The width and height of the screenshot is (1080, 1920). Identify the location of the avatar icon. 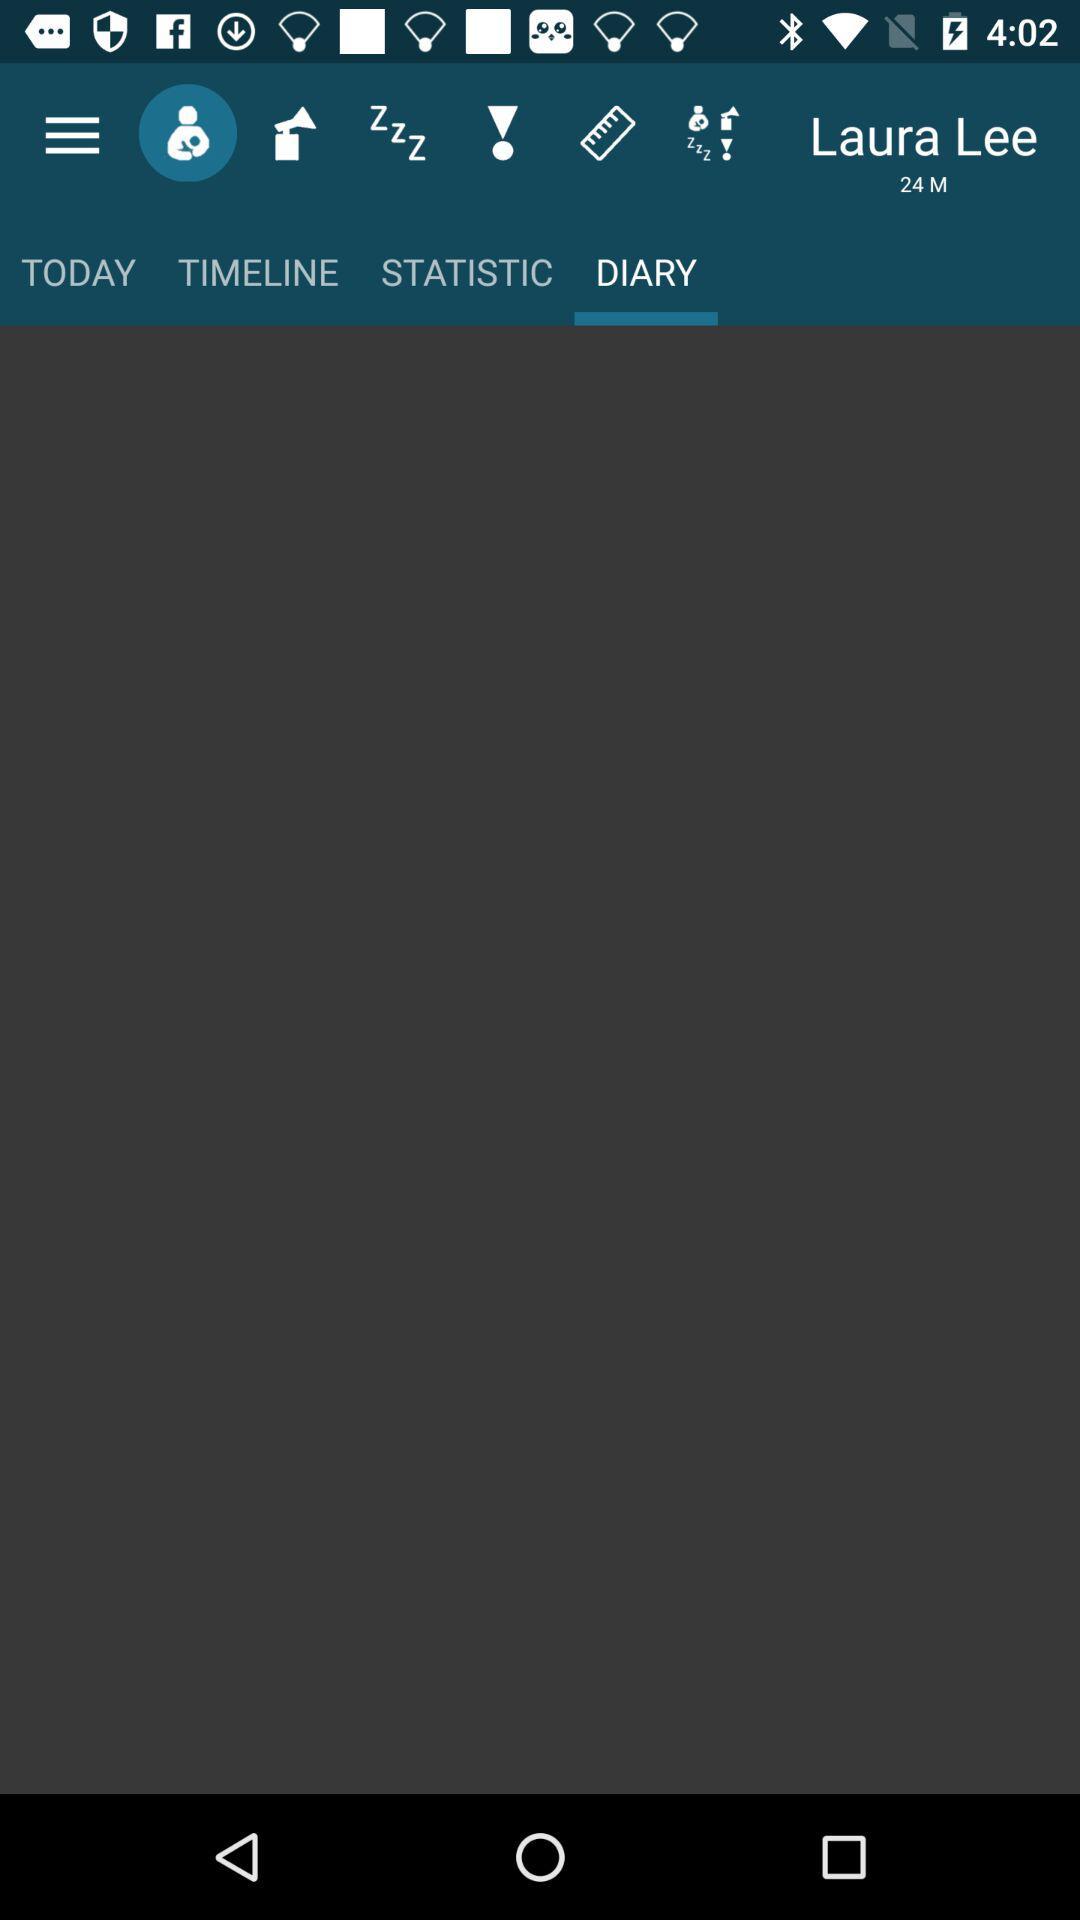
(187, 131).